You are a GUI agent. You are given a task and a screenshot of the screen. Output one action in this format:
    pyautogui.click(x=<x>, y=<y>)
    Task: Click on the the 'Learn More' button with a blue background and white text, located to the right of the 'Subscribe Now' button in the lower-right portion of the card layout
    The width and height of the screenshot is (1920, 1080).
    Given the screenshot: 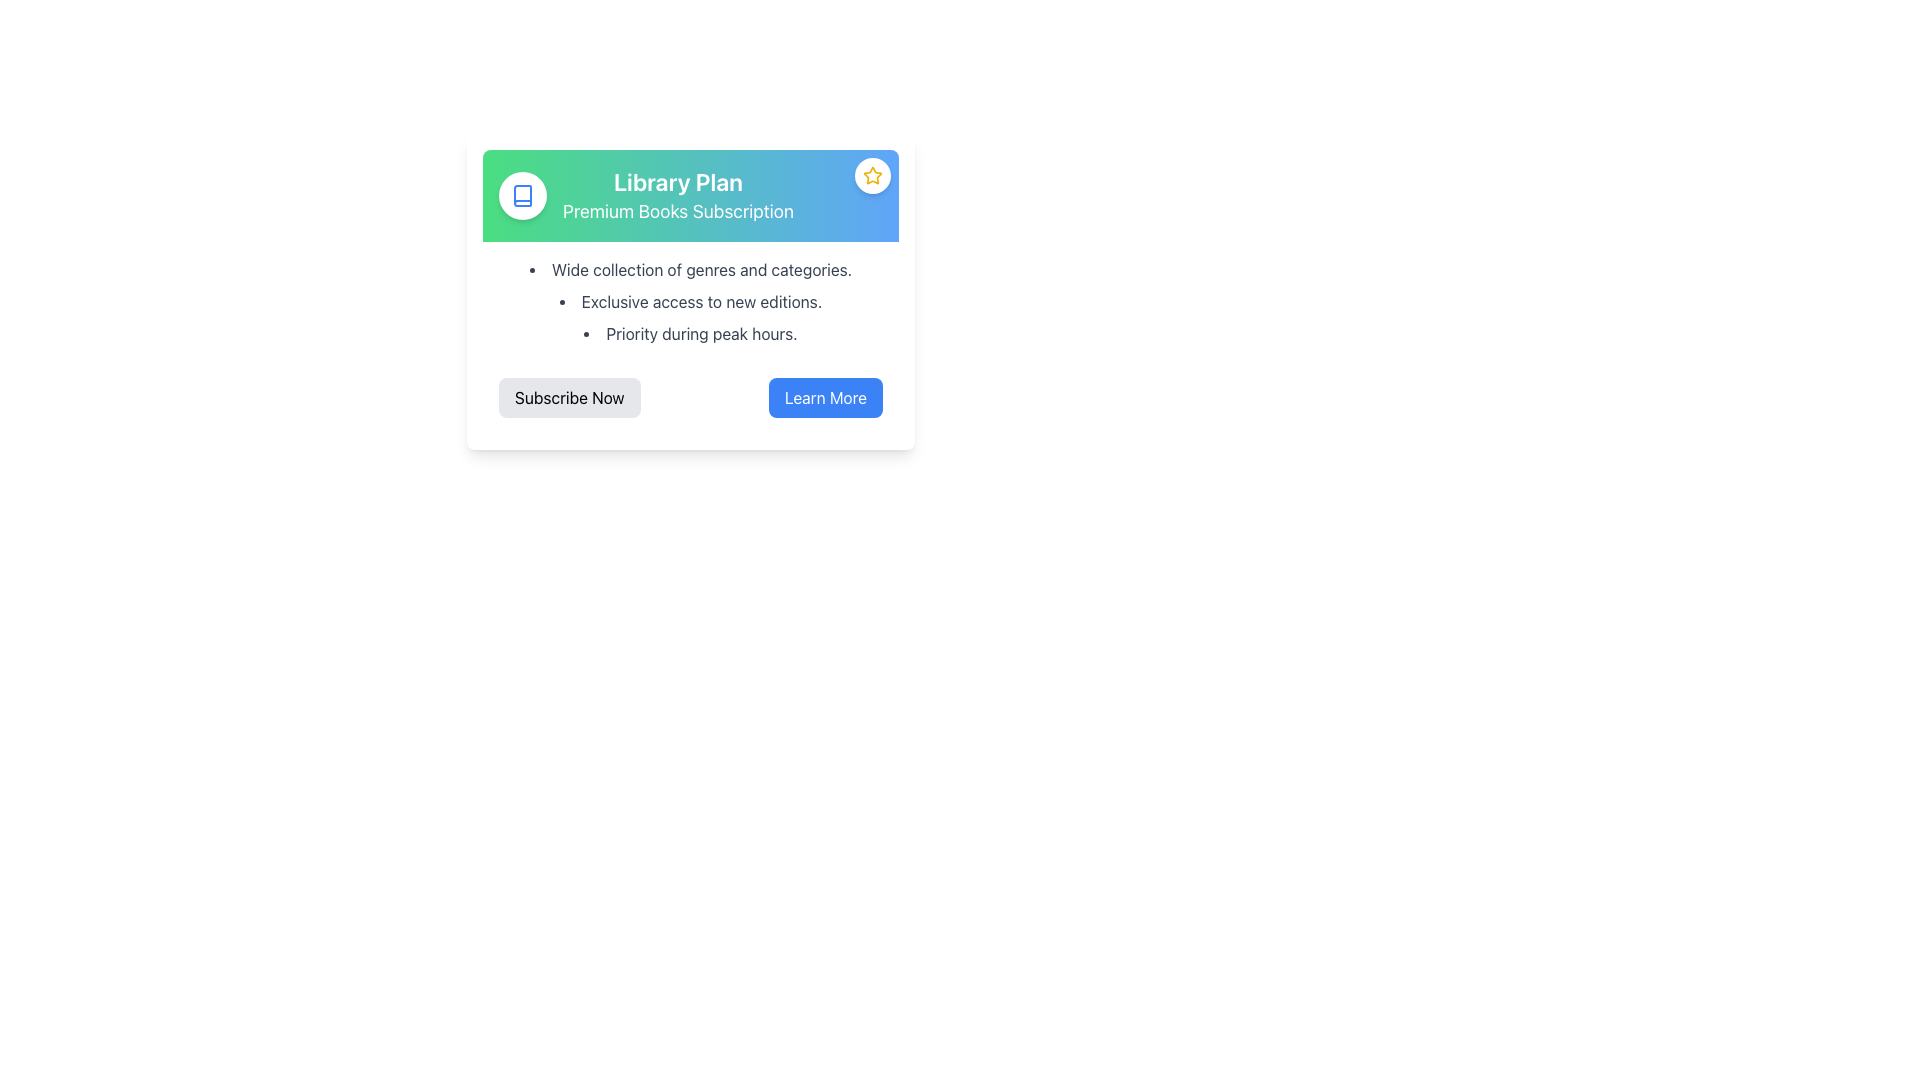 What is the action you would take?
    pyautogui.click(x=825, y=397)
    